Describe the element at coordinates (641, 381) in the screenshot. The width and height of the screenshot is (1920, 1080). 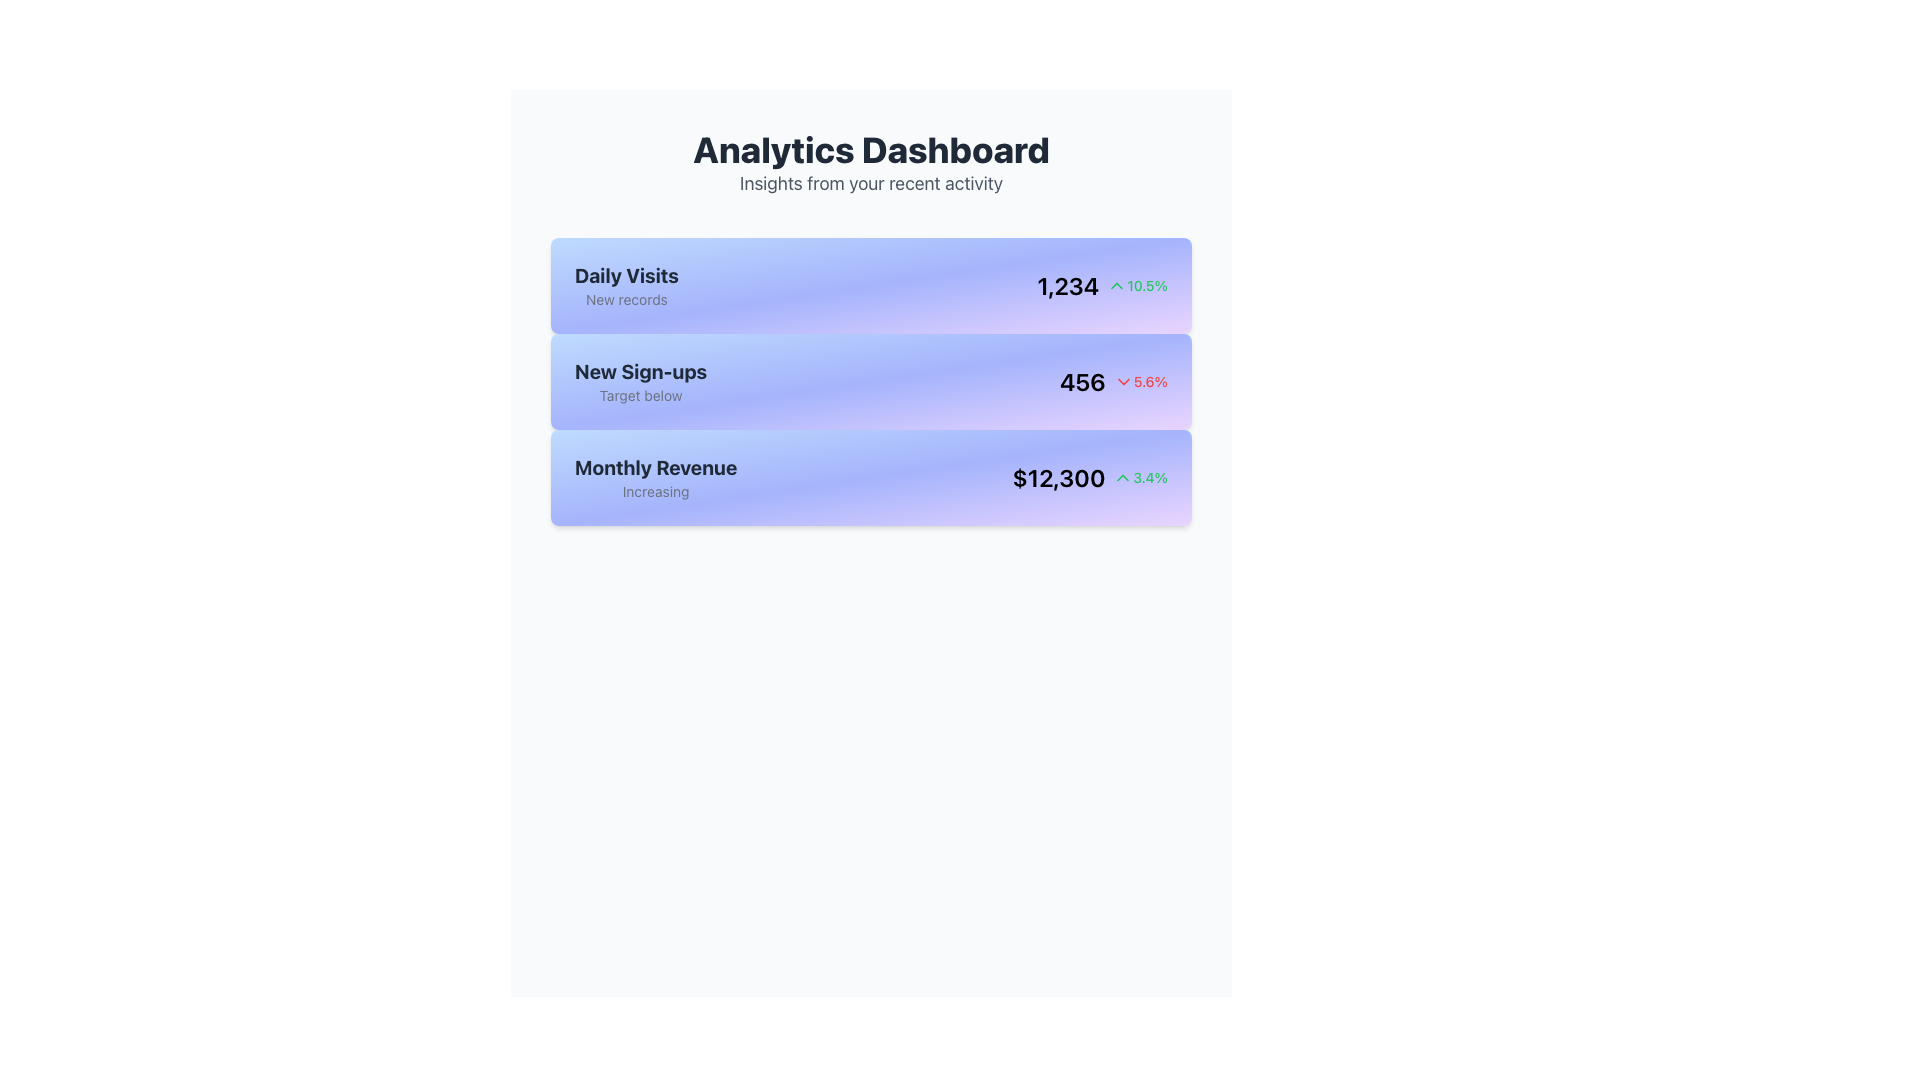
I see `the Label group displaying 'New Sign-ups' in the Analytics Dashboard, located in the second row of the card layout, above the 'Monthly Revenue' card` at that location.